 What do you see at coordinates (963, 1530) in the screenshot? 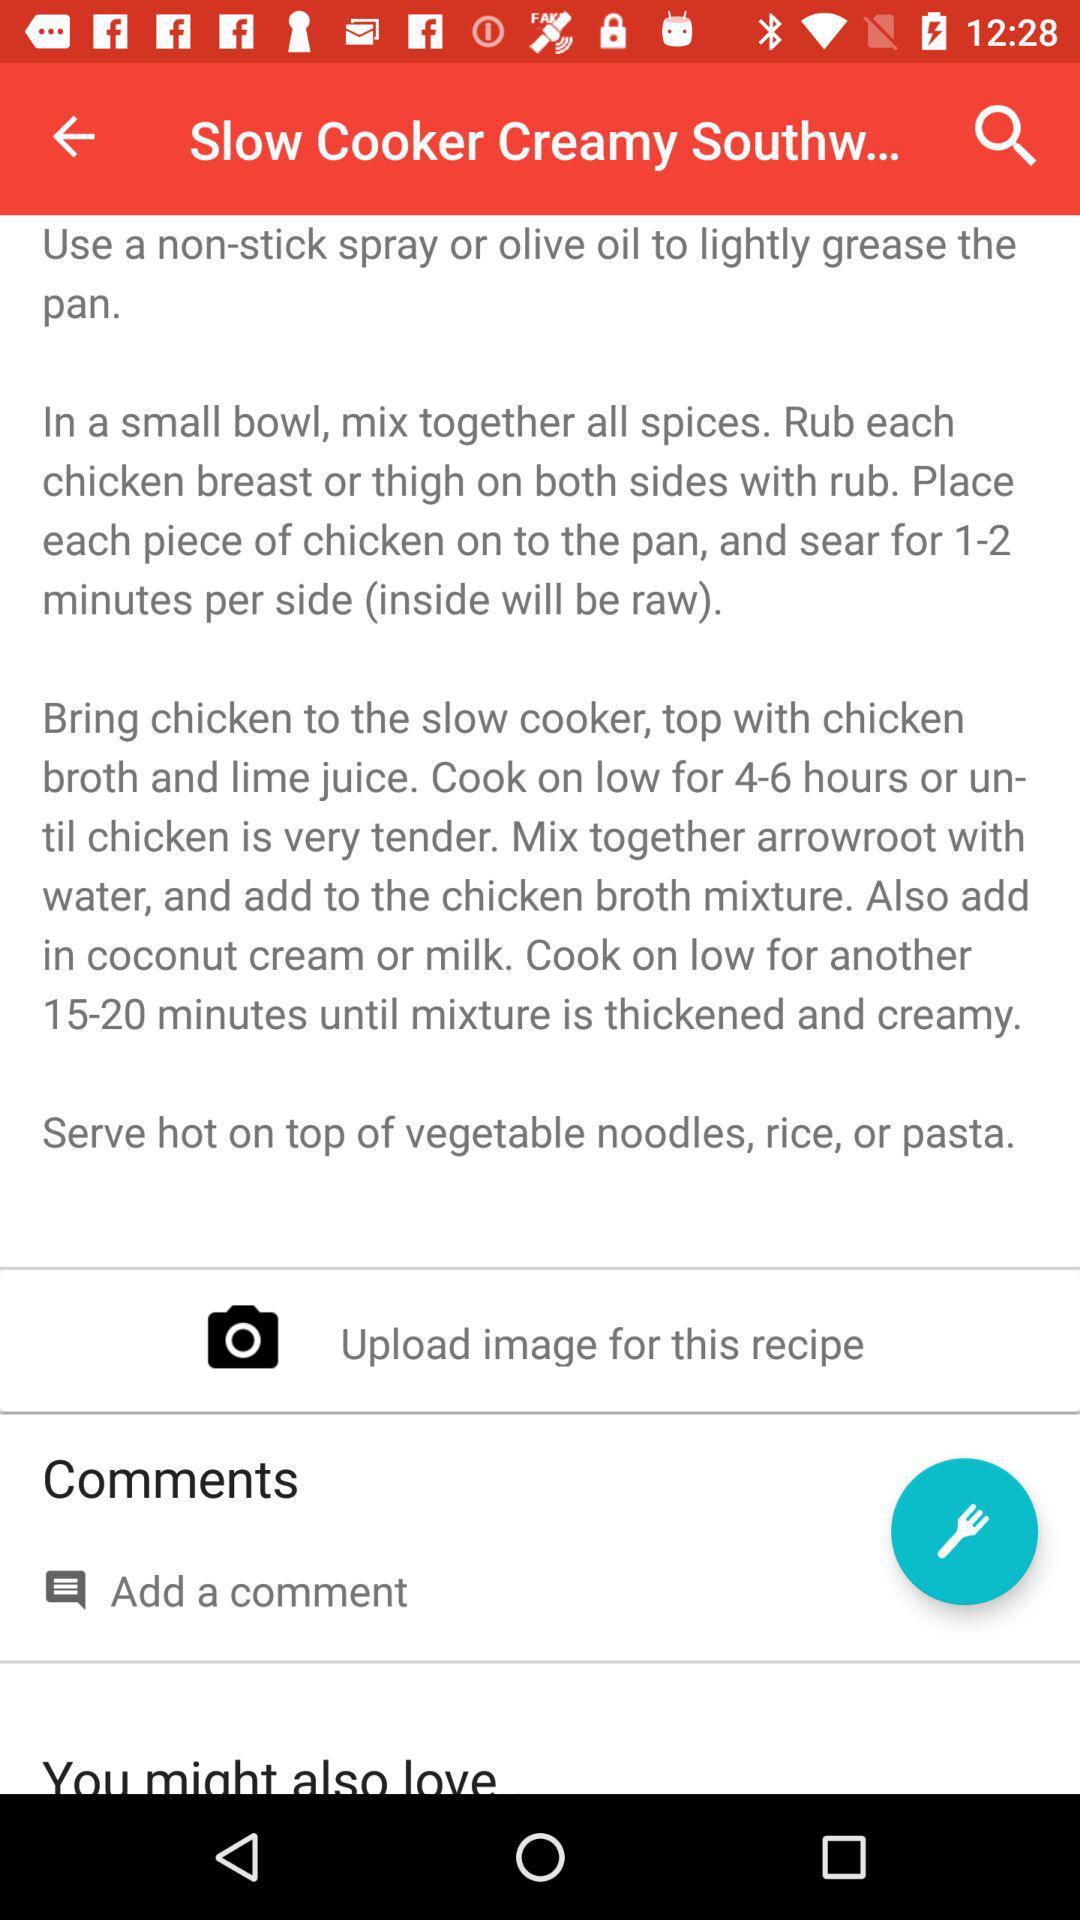
I see `the item next to the comments icon` at bounding box center [963, 1530].